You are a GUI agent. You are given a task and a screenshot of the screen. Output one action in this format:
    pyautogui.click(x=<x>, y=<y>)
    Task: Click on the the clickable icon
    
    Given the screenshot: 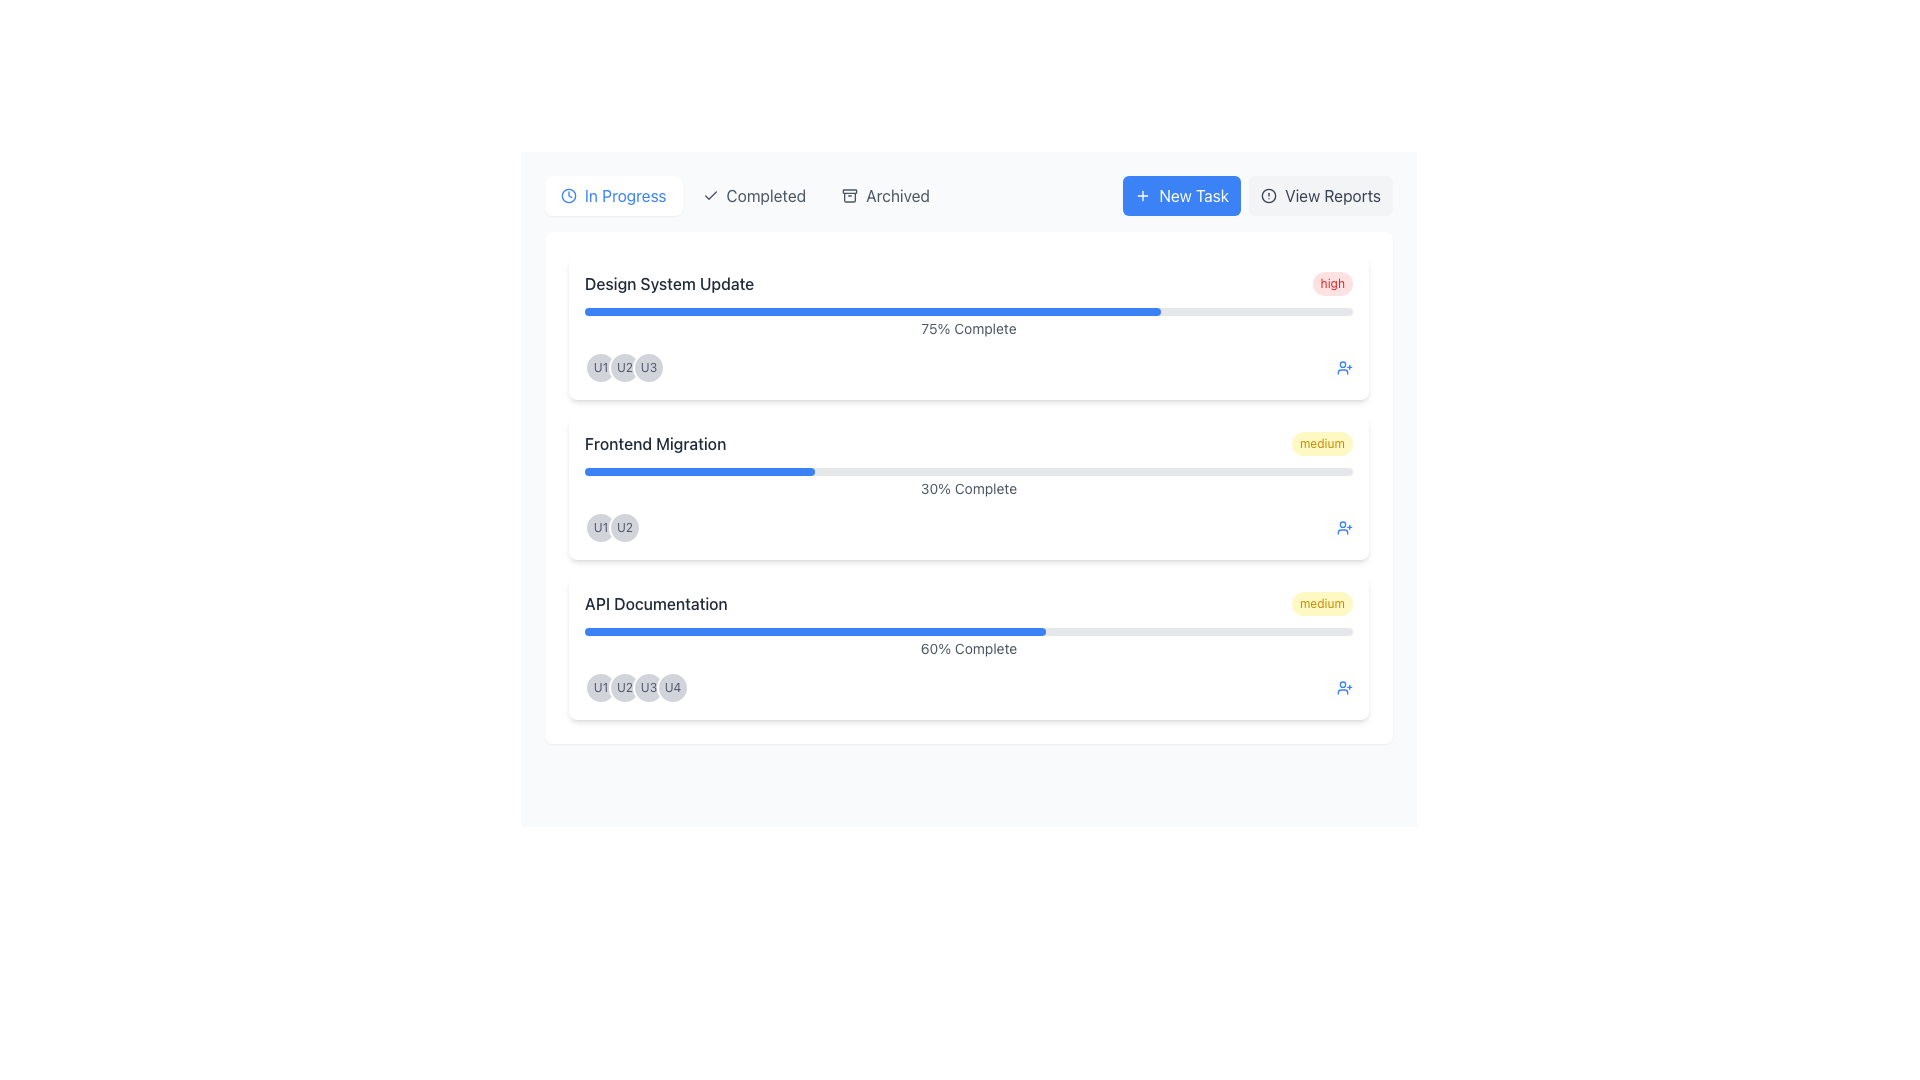 What is the action you would take?
    pyautogui.click(x=1344, y=367)
    